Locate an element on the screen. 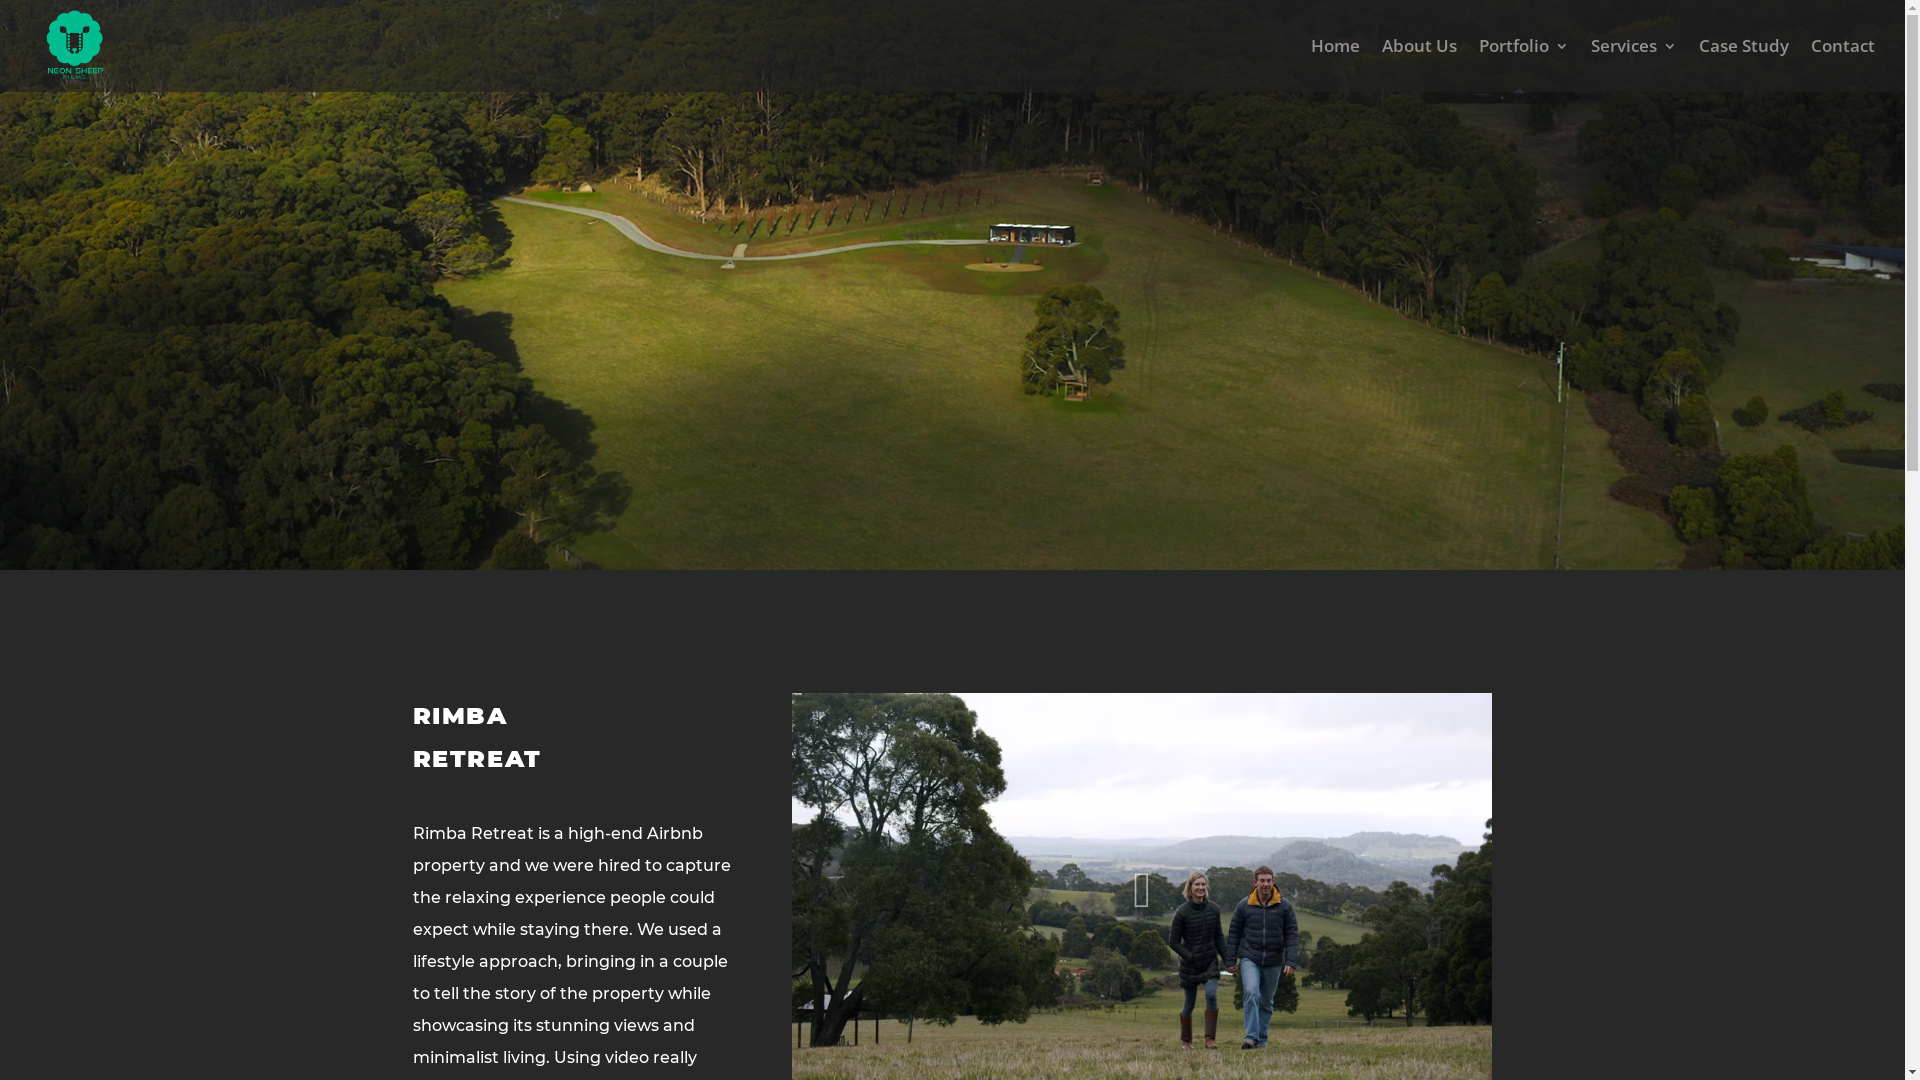  'Services' is located at coordinates (1633, 64).